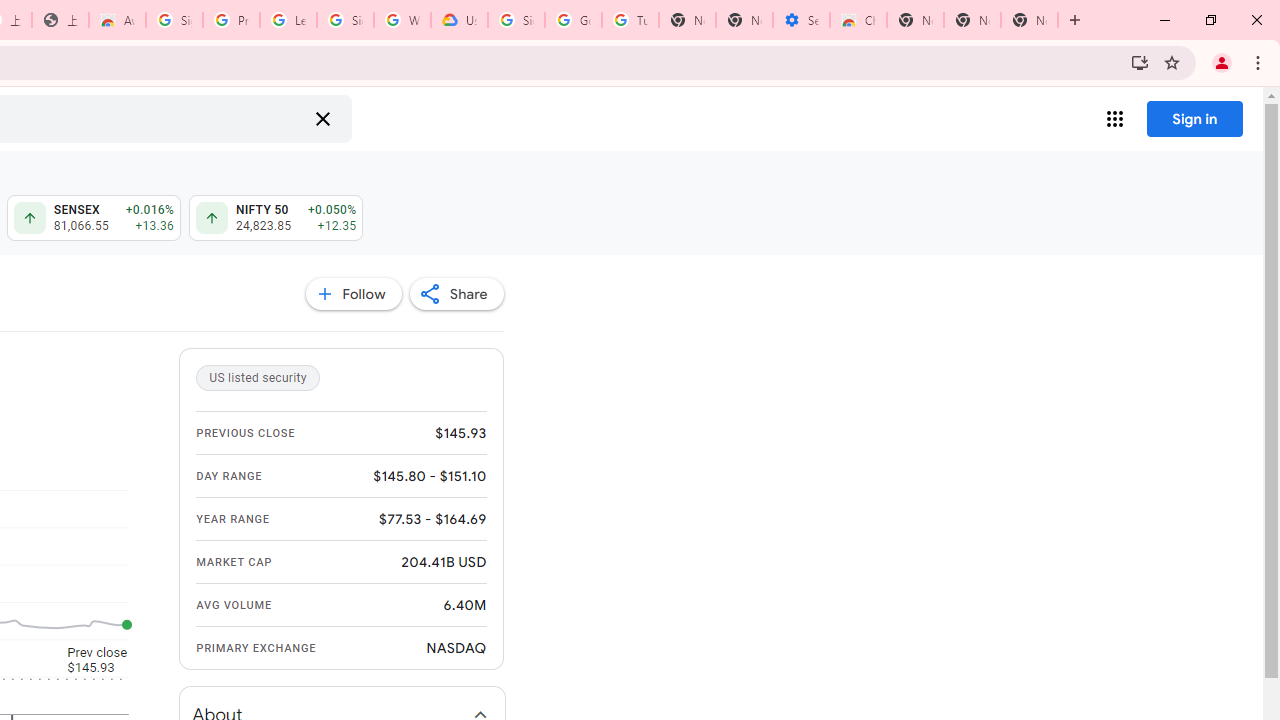  Describe the element at coordinates (116, 20) in the screenshot. I see `'Awesome Screen Recorder & Screenshot - Chrome Web Store'` at that location.